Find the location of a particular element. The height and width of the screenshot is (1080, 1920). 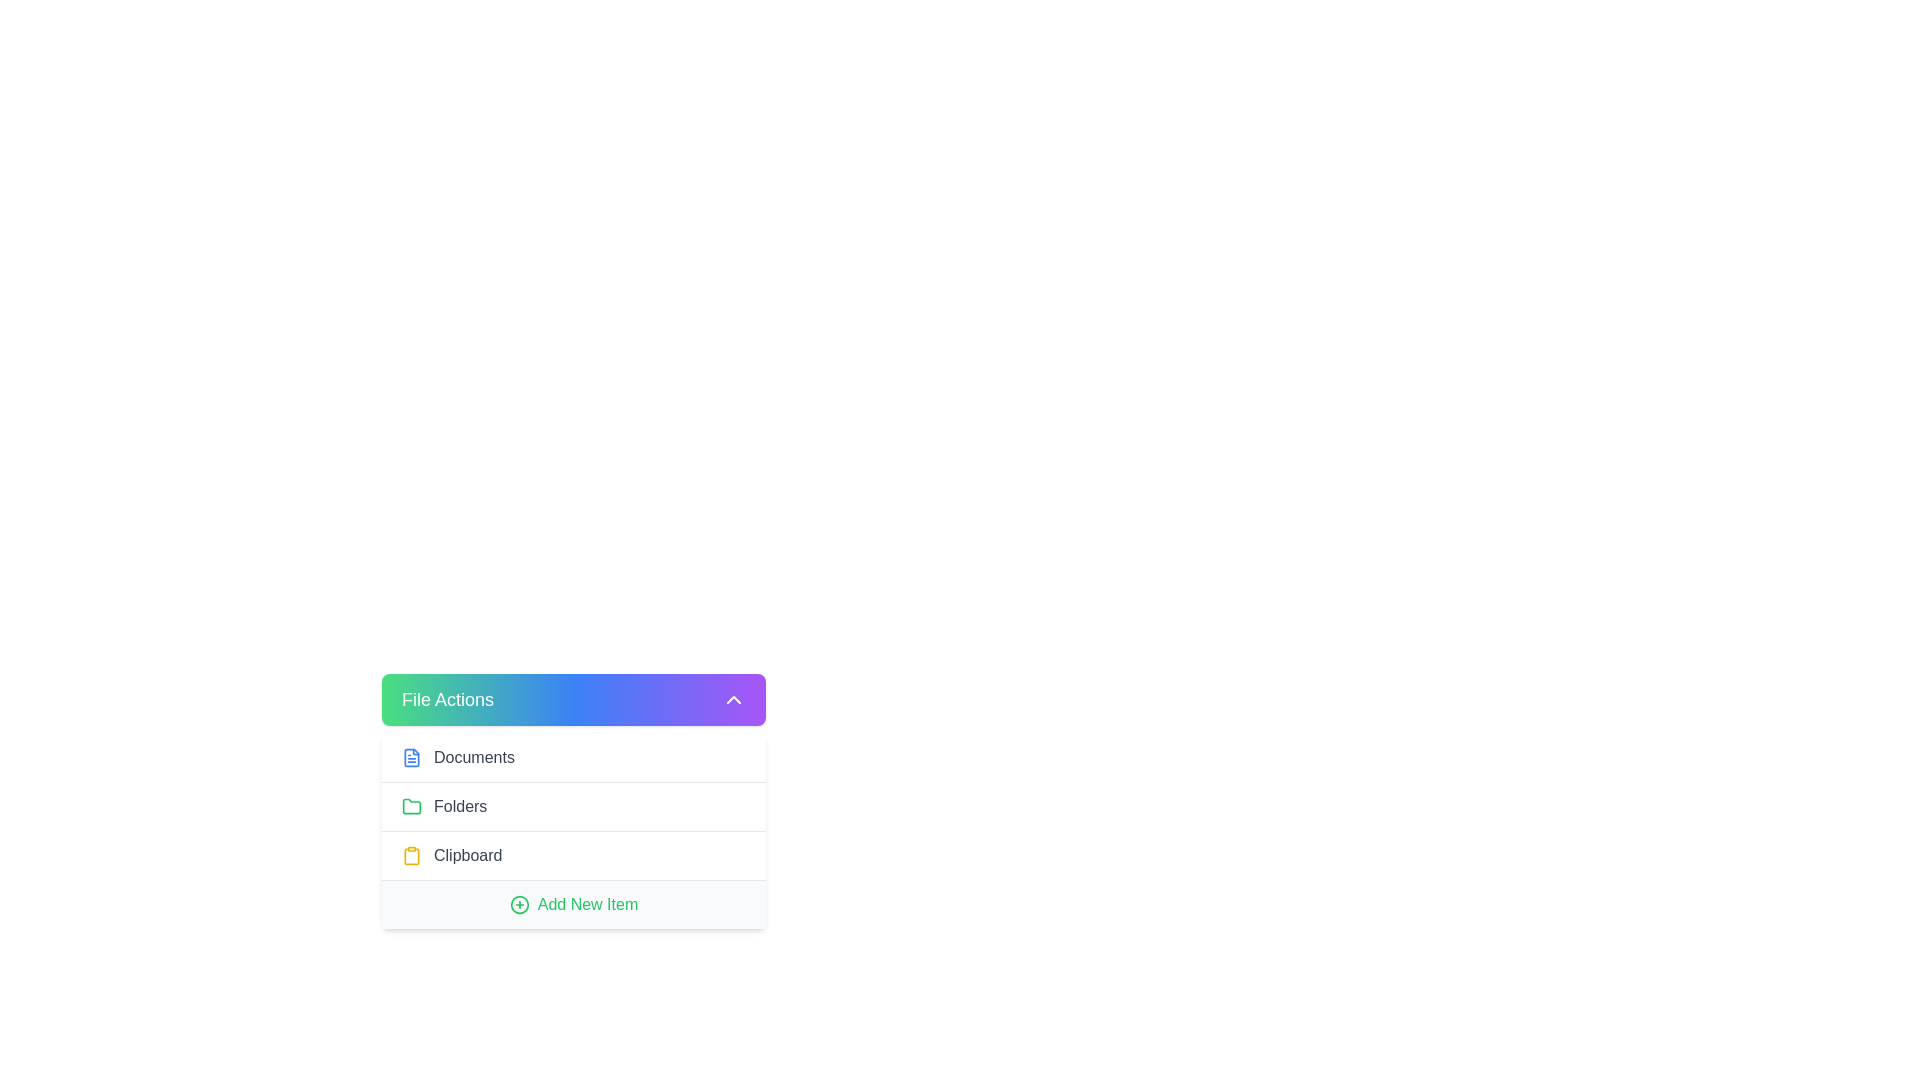

text label that describes the folder-related functionality, located in the 'File Actions' section, as the second item in the list, adjacent to the green folder icon is located at coordinates (459, 805).